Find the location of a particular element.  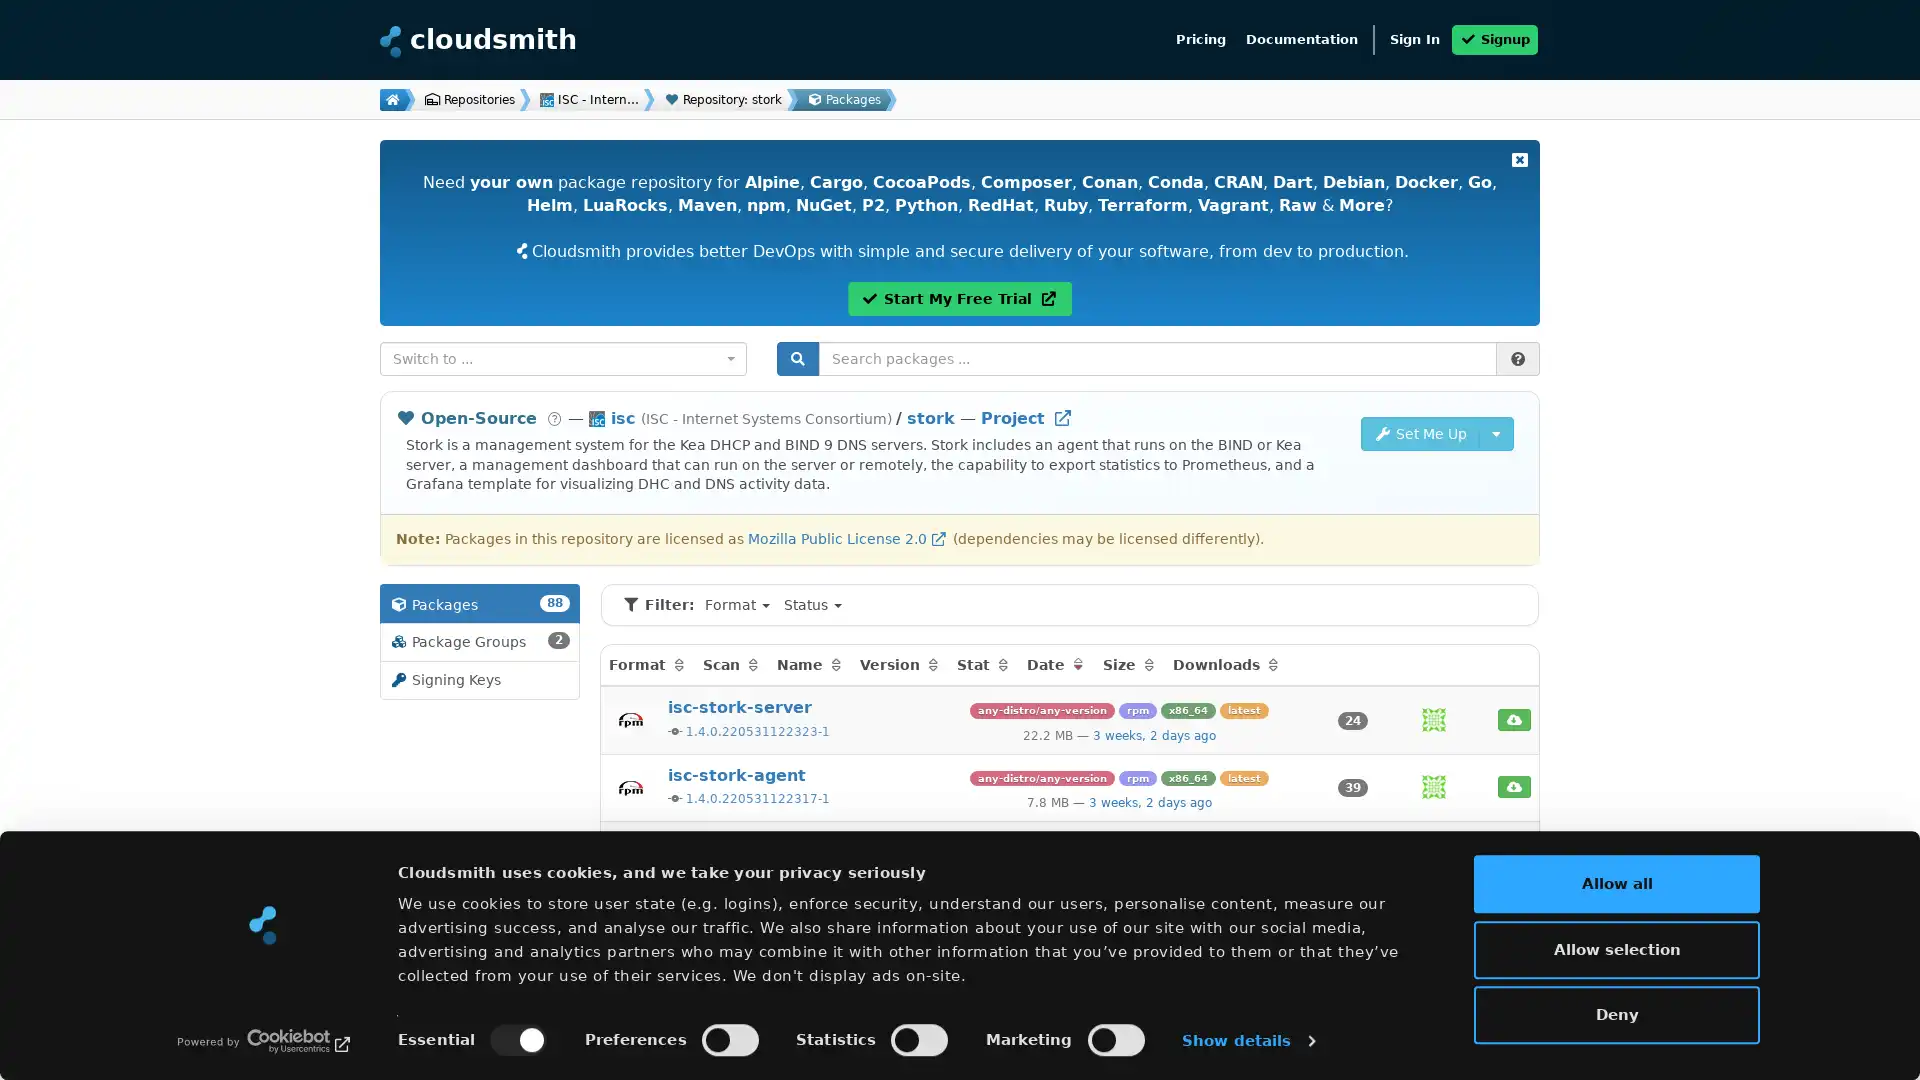

Allow all is located at coordinates (1617, 882).